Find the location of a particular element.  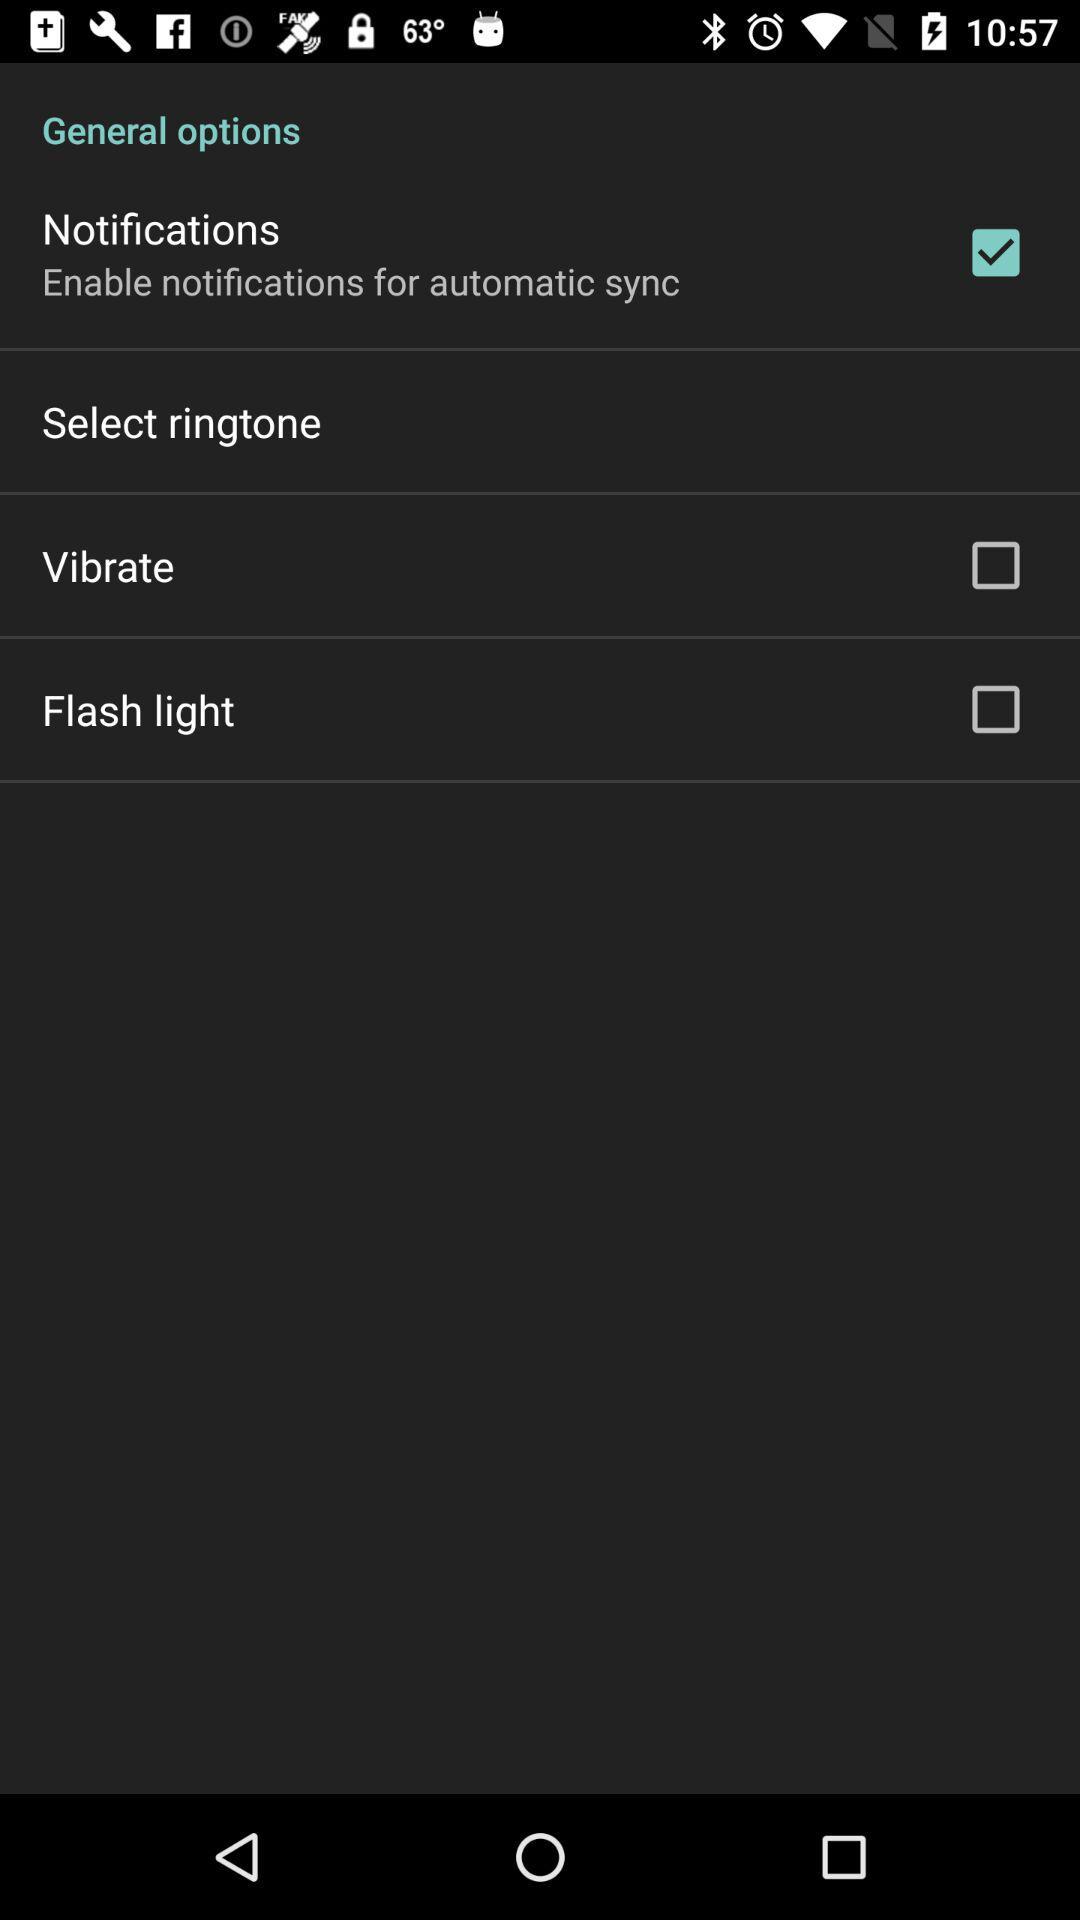

the select ringtone item is located at coordinates (181, 420).